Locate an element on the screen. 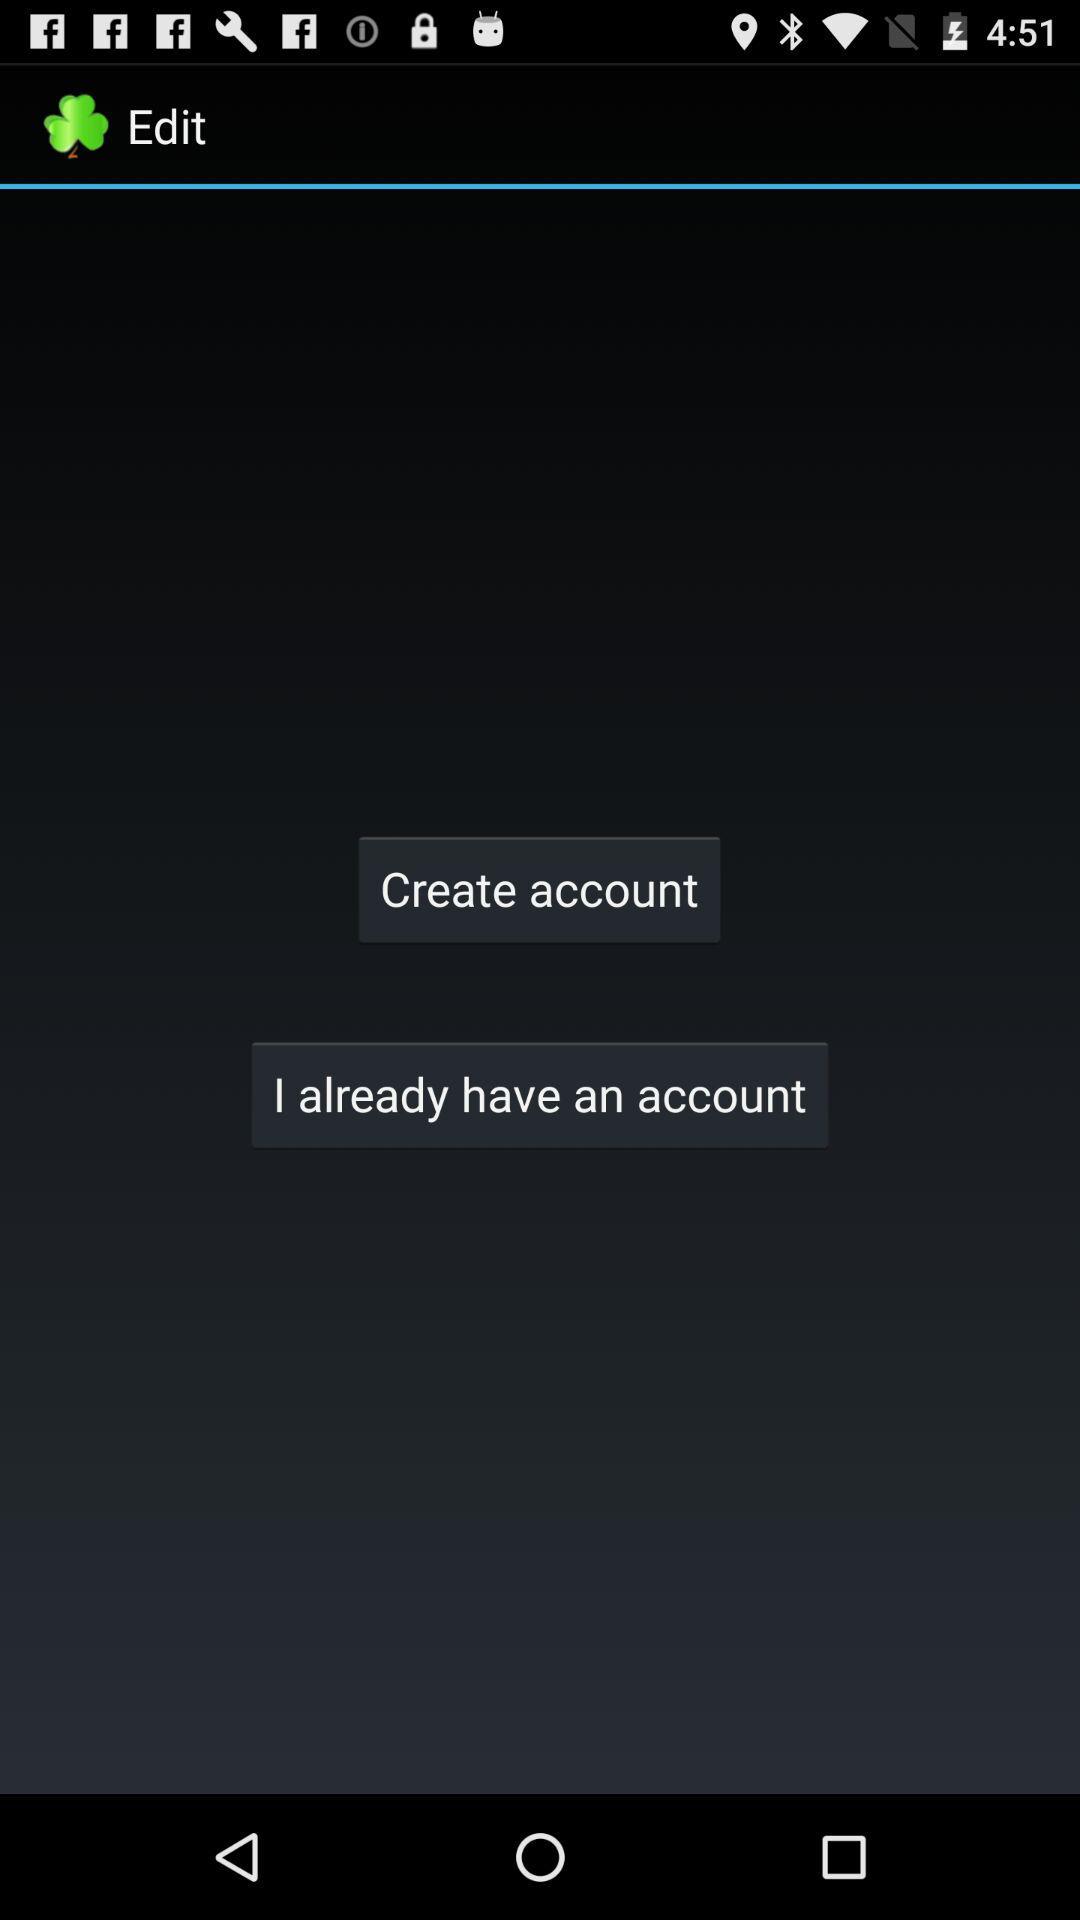 This screenshot has width=1080, height=1920. the icon below the create account icon is located at coordinates (540, 1093).